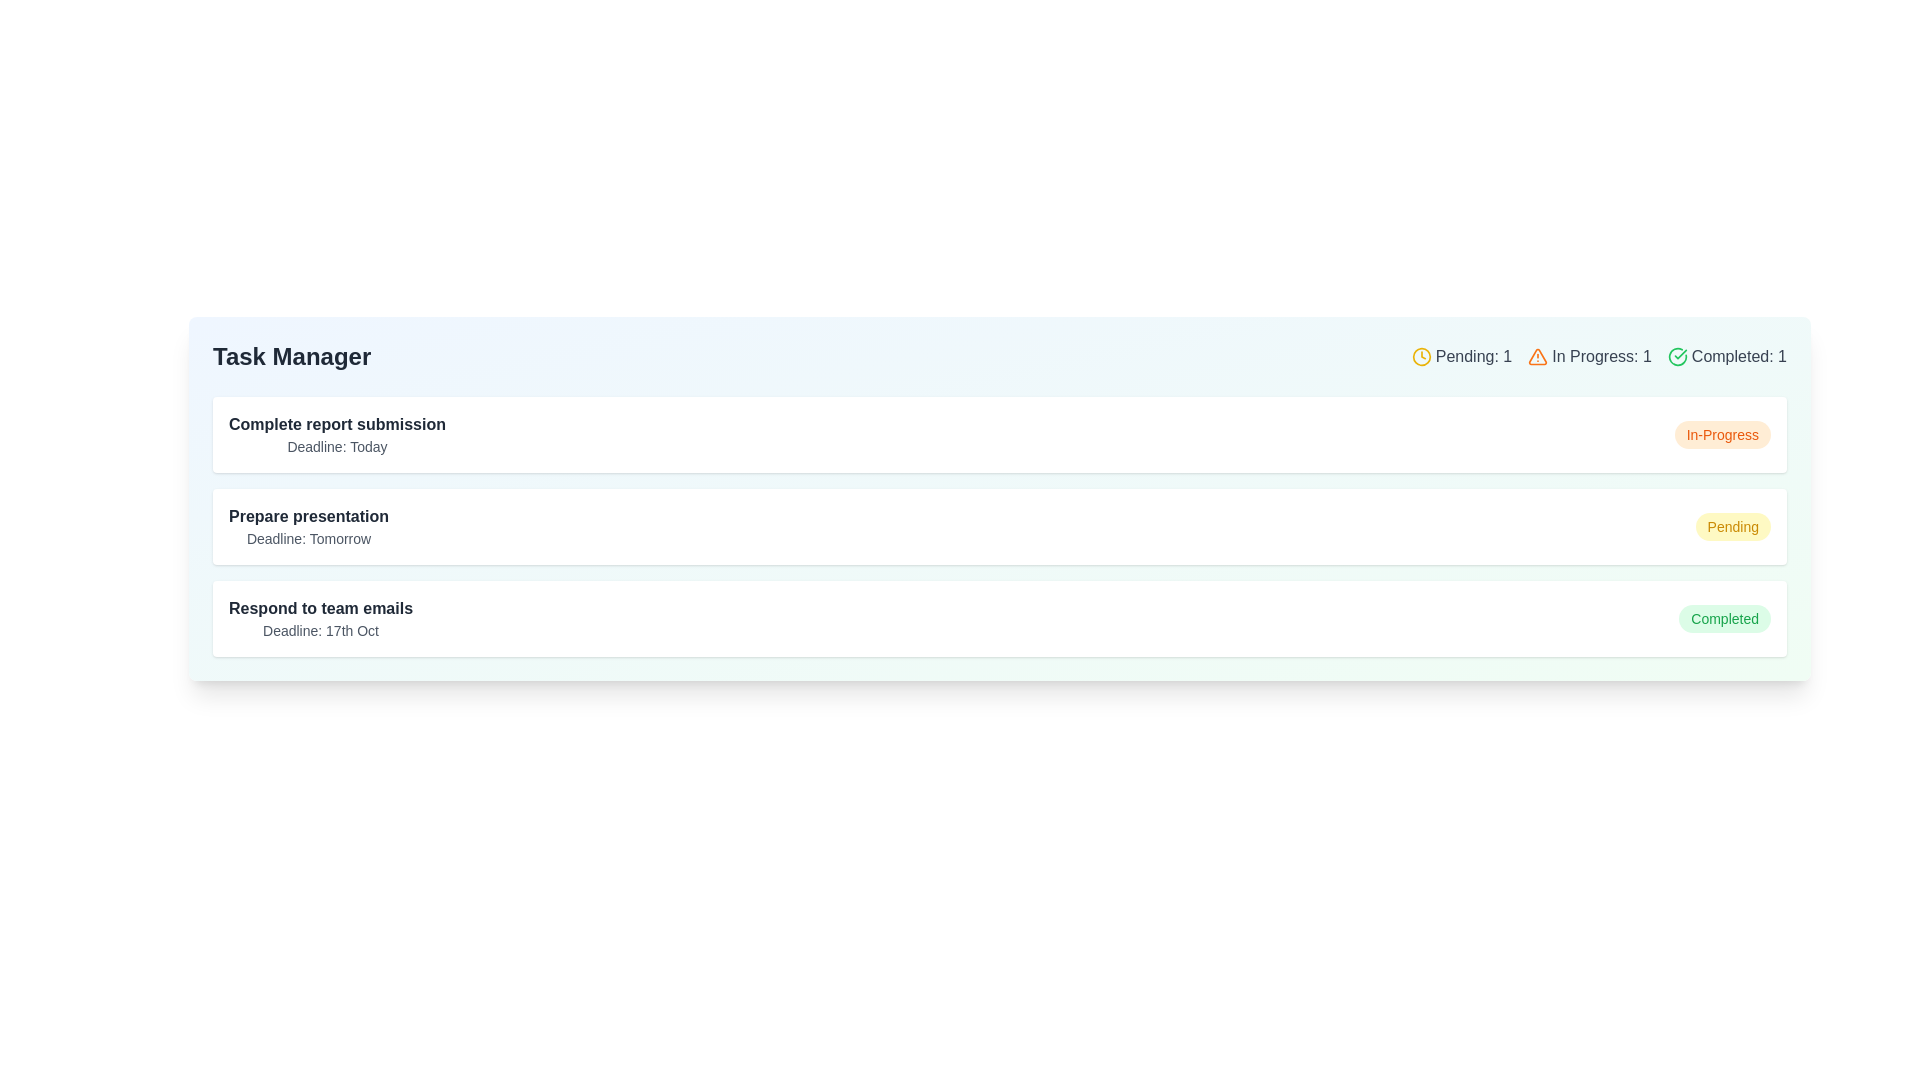 The height and width of the screenshot is (1080, 1920). I want to click on the Status Indicator Cluster located at the top-right corner of the interface, which displays counts for tasks in 'Pending', 'In Progress', and 'Completed' states, so click(1598, 356).